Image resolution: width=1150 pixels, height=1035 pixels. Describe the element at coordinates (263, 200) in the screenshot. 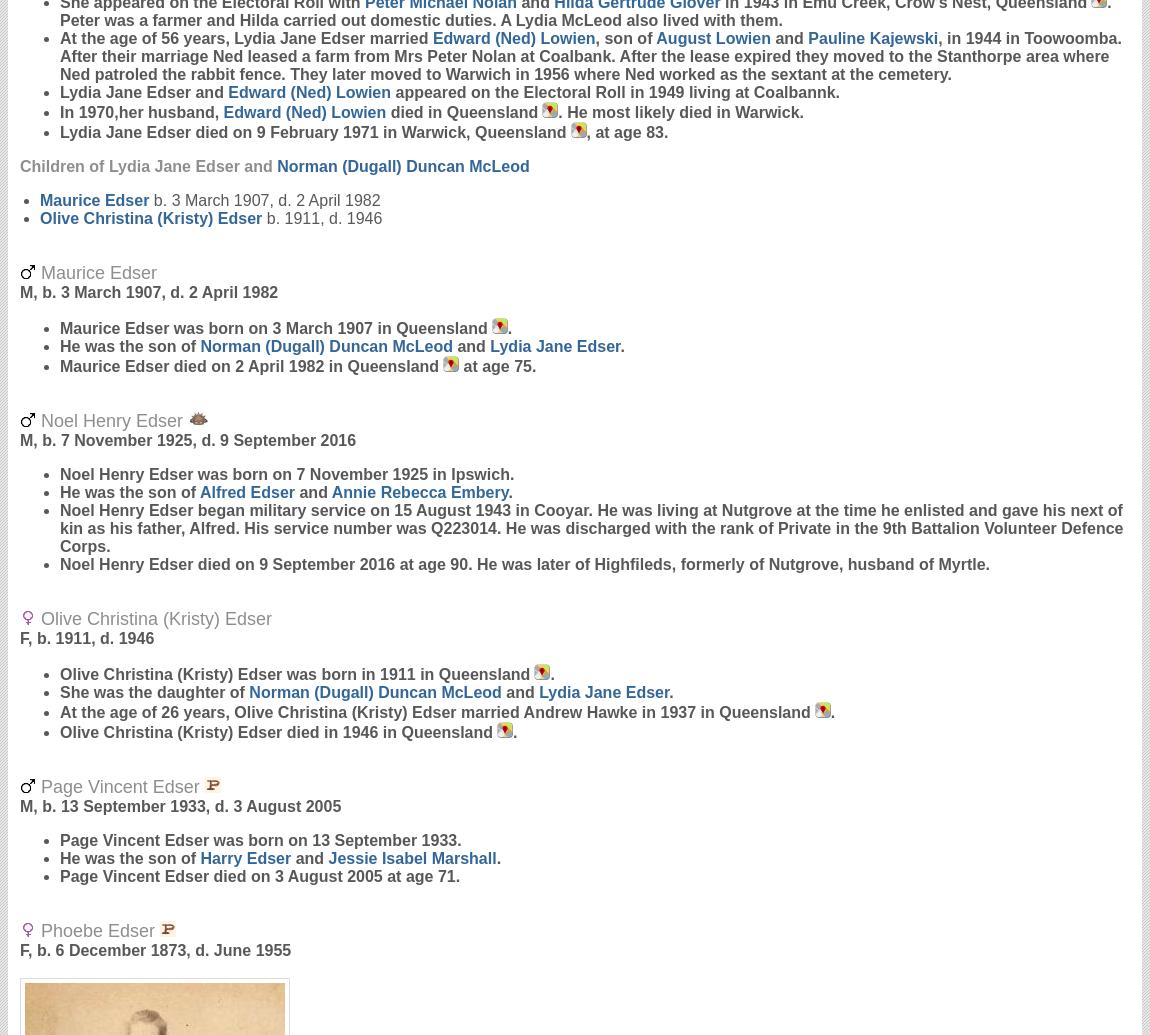

I see `'b. 3 March 1907, d. 2 April 1982'` at that location.